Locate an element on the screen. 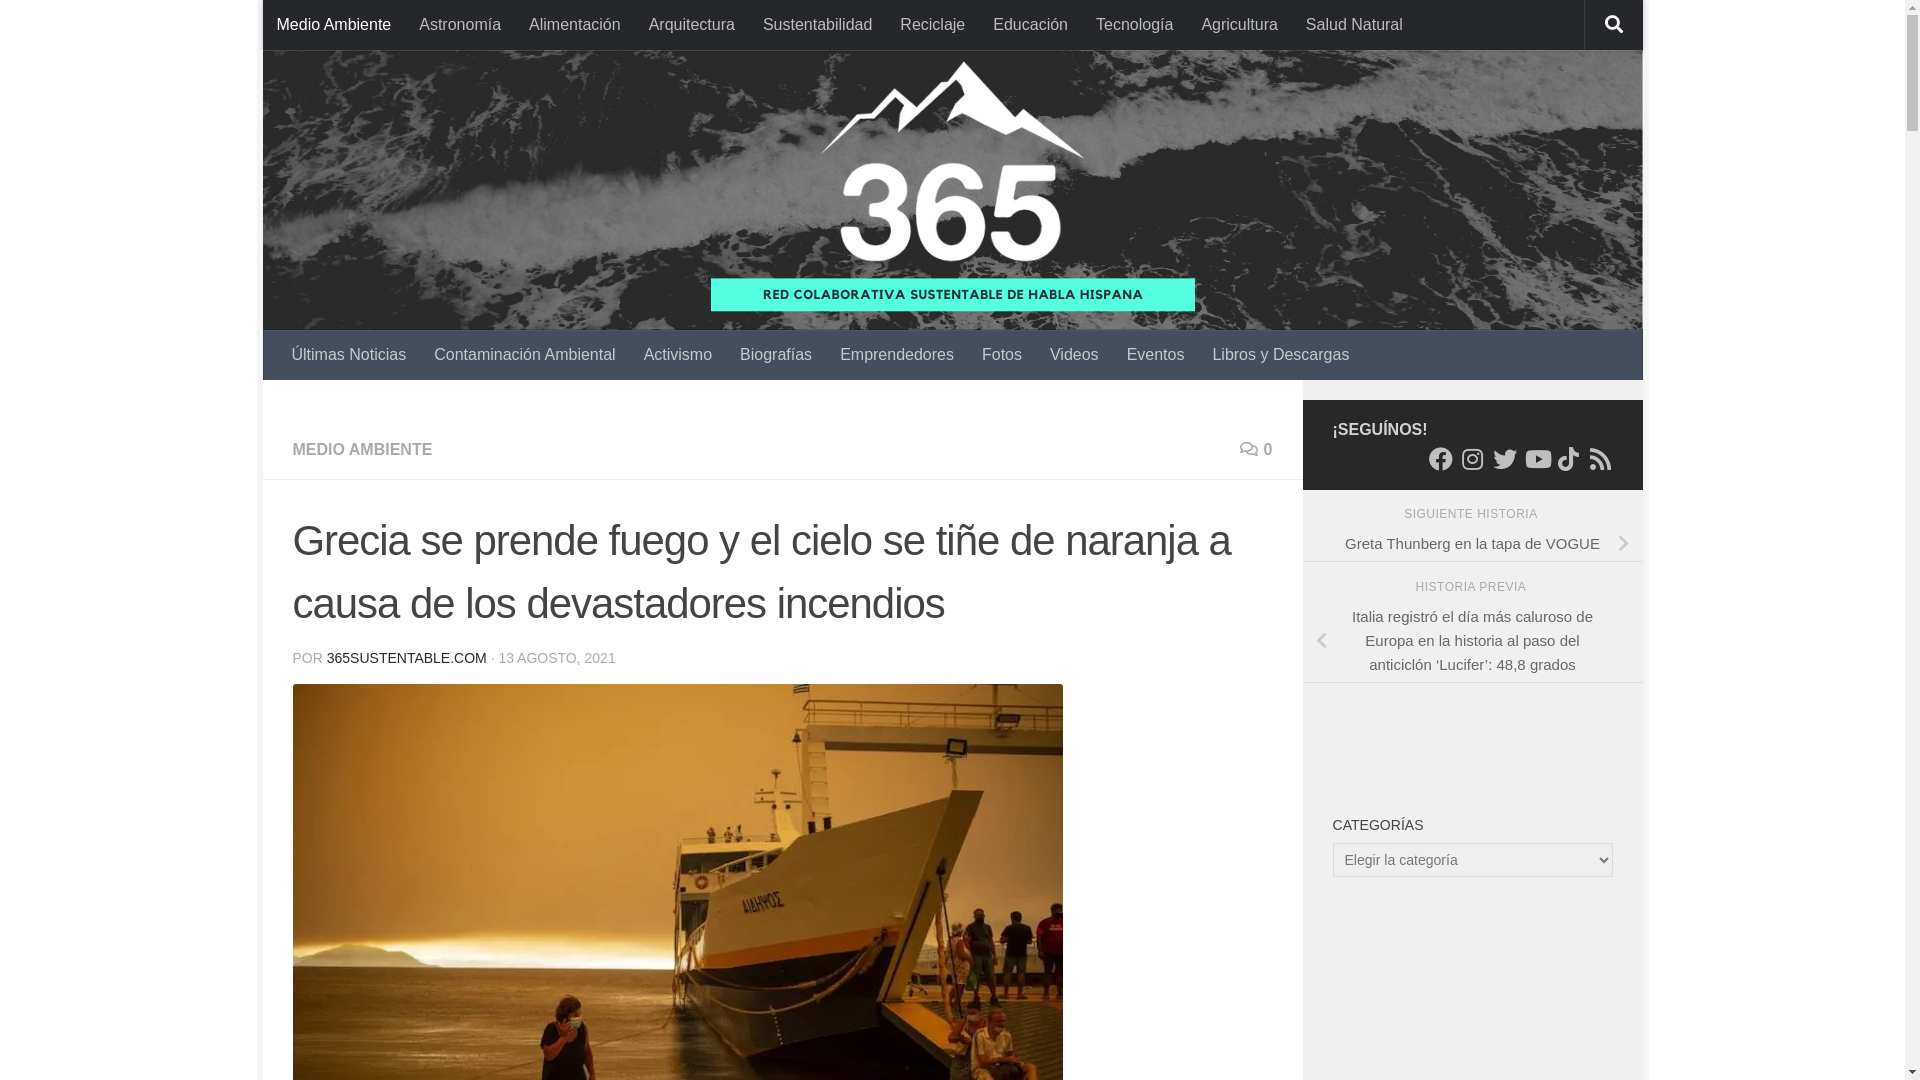 This screenshot has height=1080, width=1920. 'Videos' is located at coordinates (1073, 353).